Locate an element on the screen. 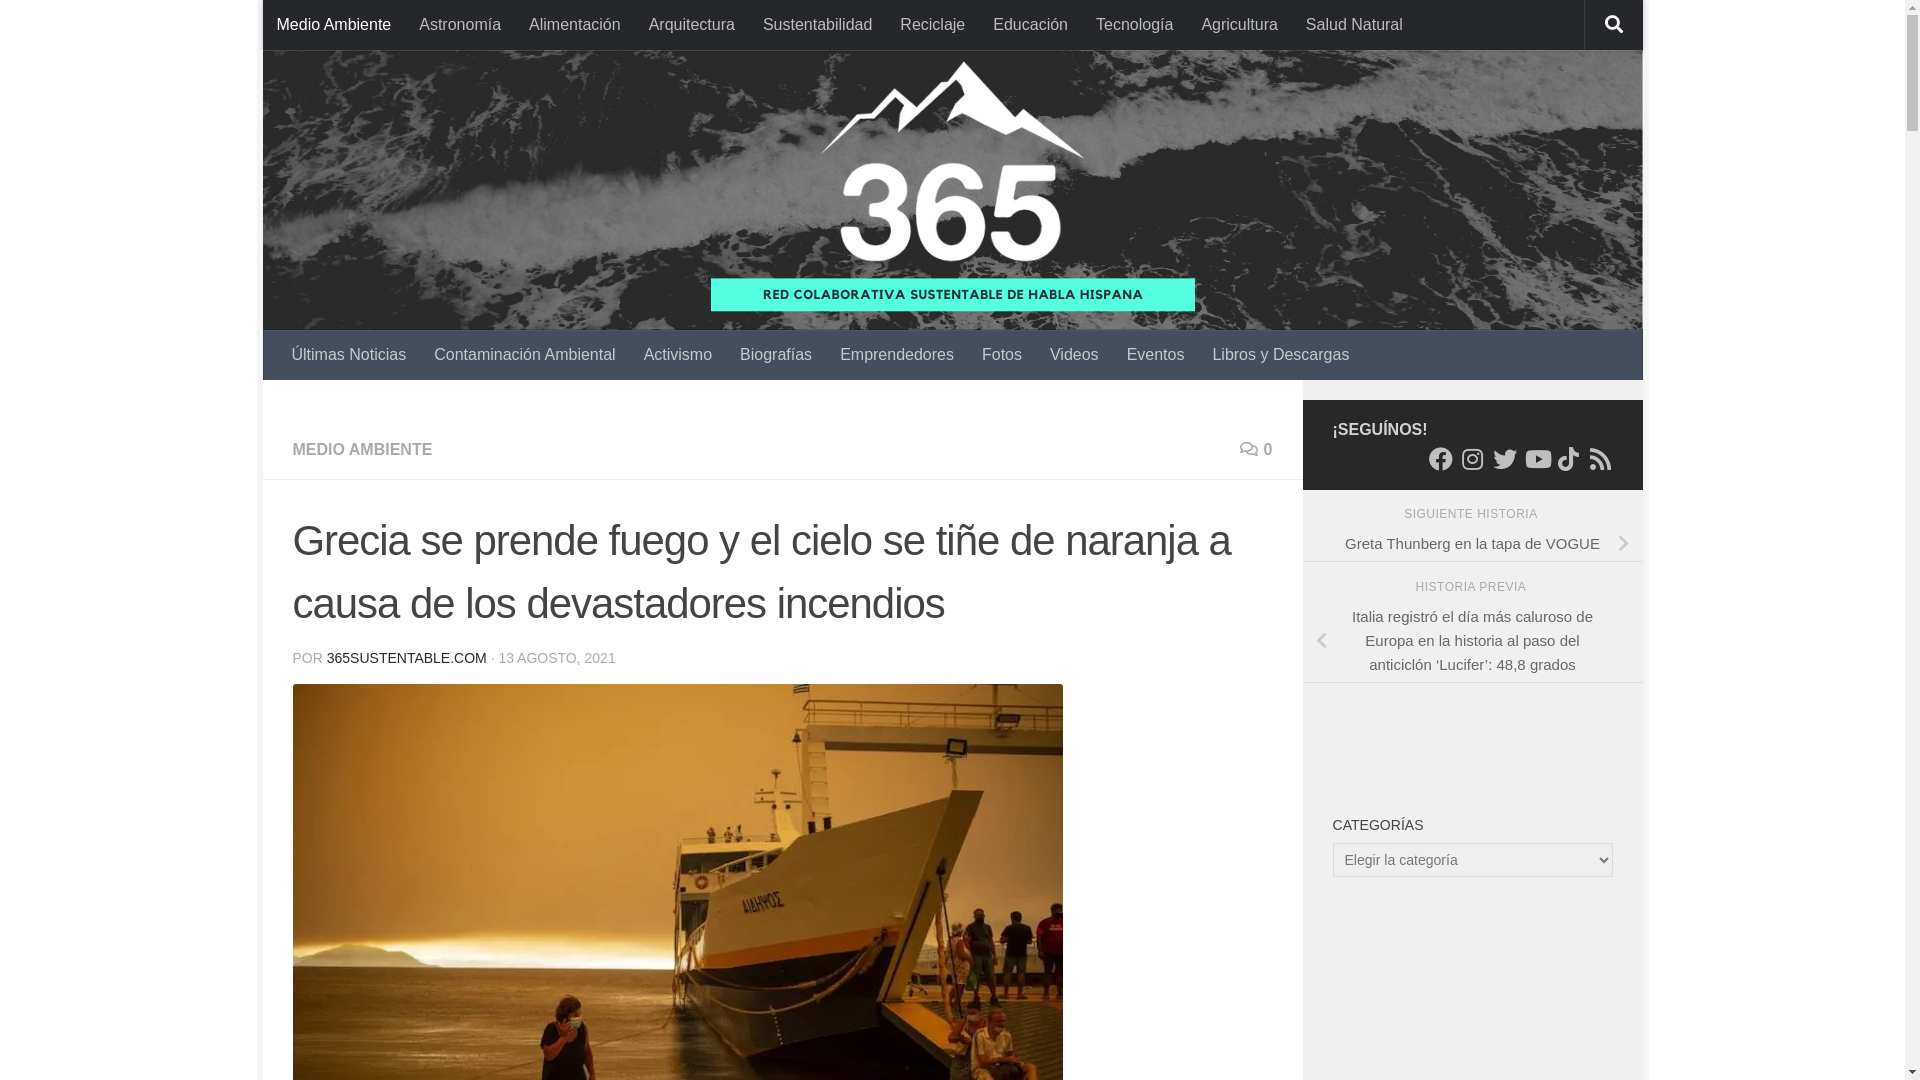 This screenshot has height=1080, width=1920. 'Videos' is located at coordinates (1073, 353).